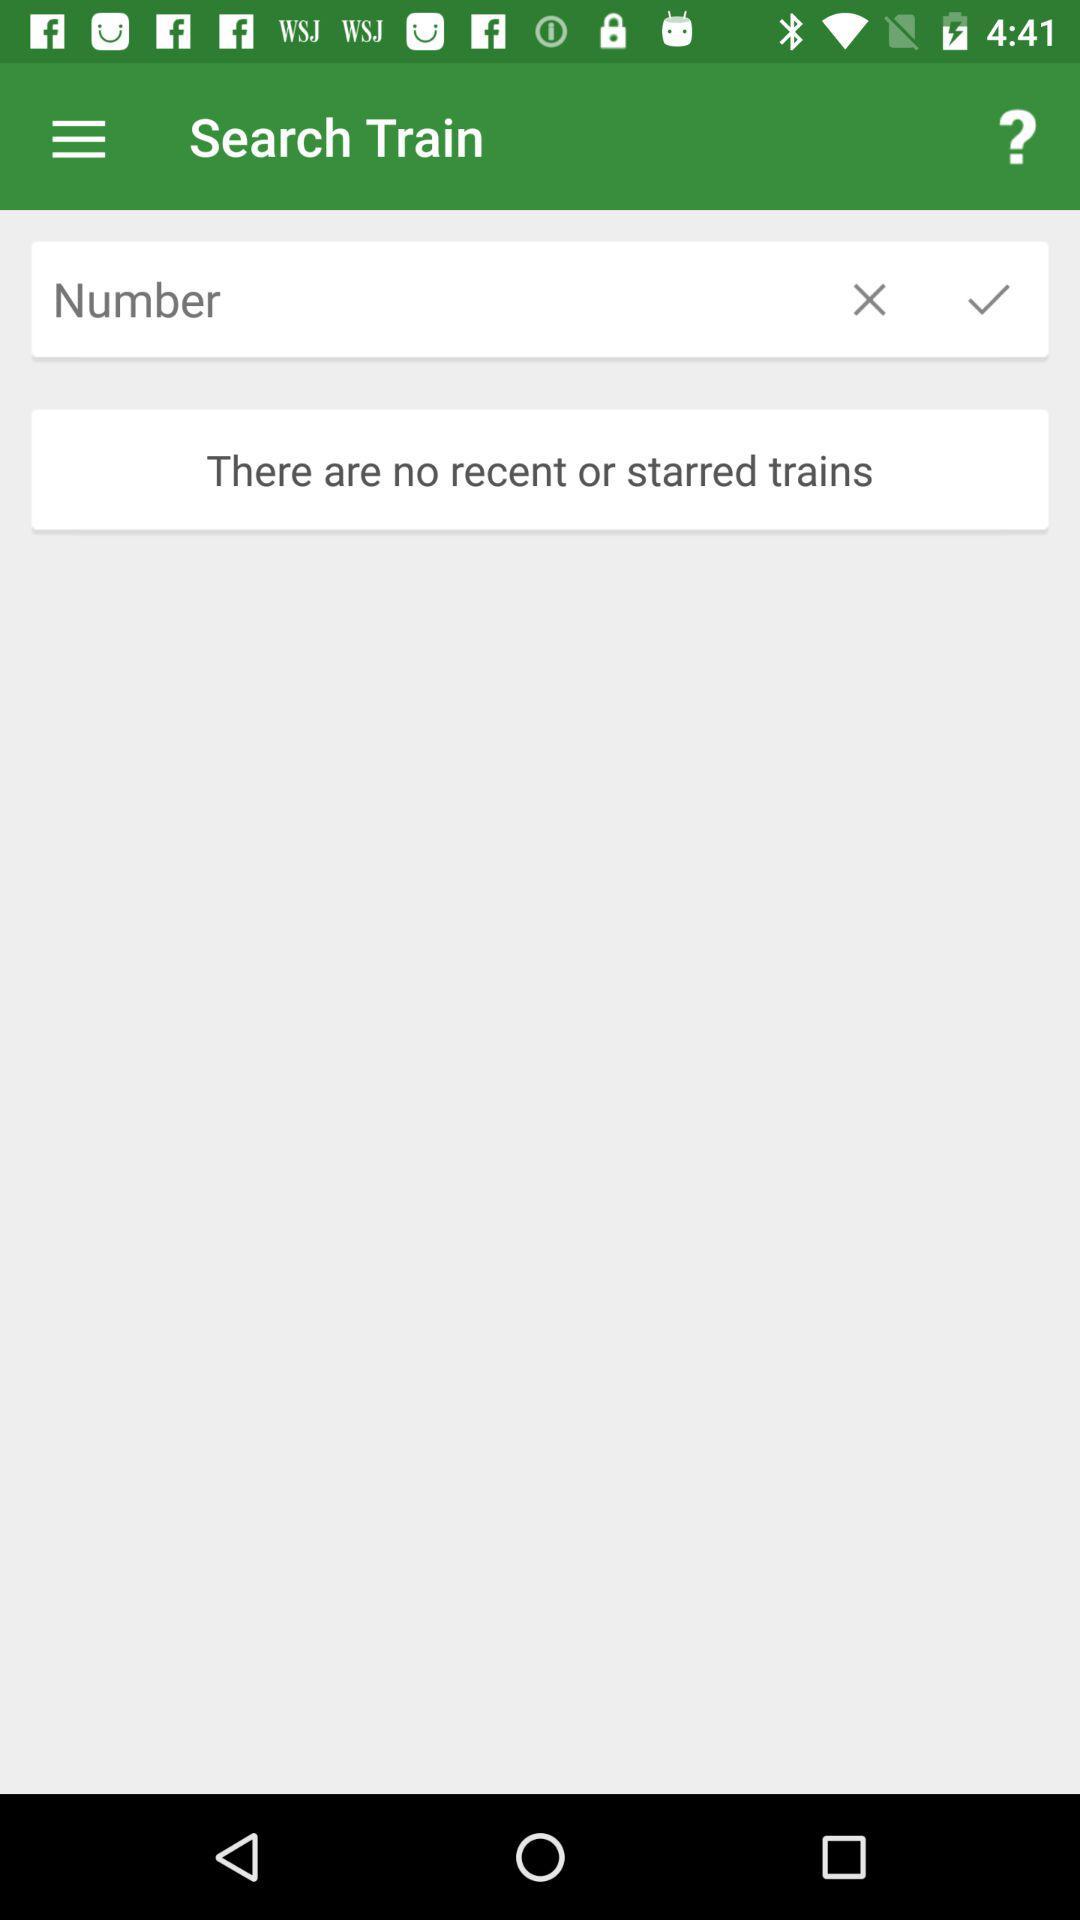 The width and height of the screenshot is (1080, 1920). I want to click on icon next to search train item, so click(1017, 135).